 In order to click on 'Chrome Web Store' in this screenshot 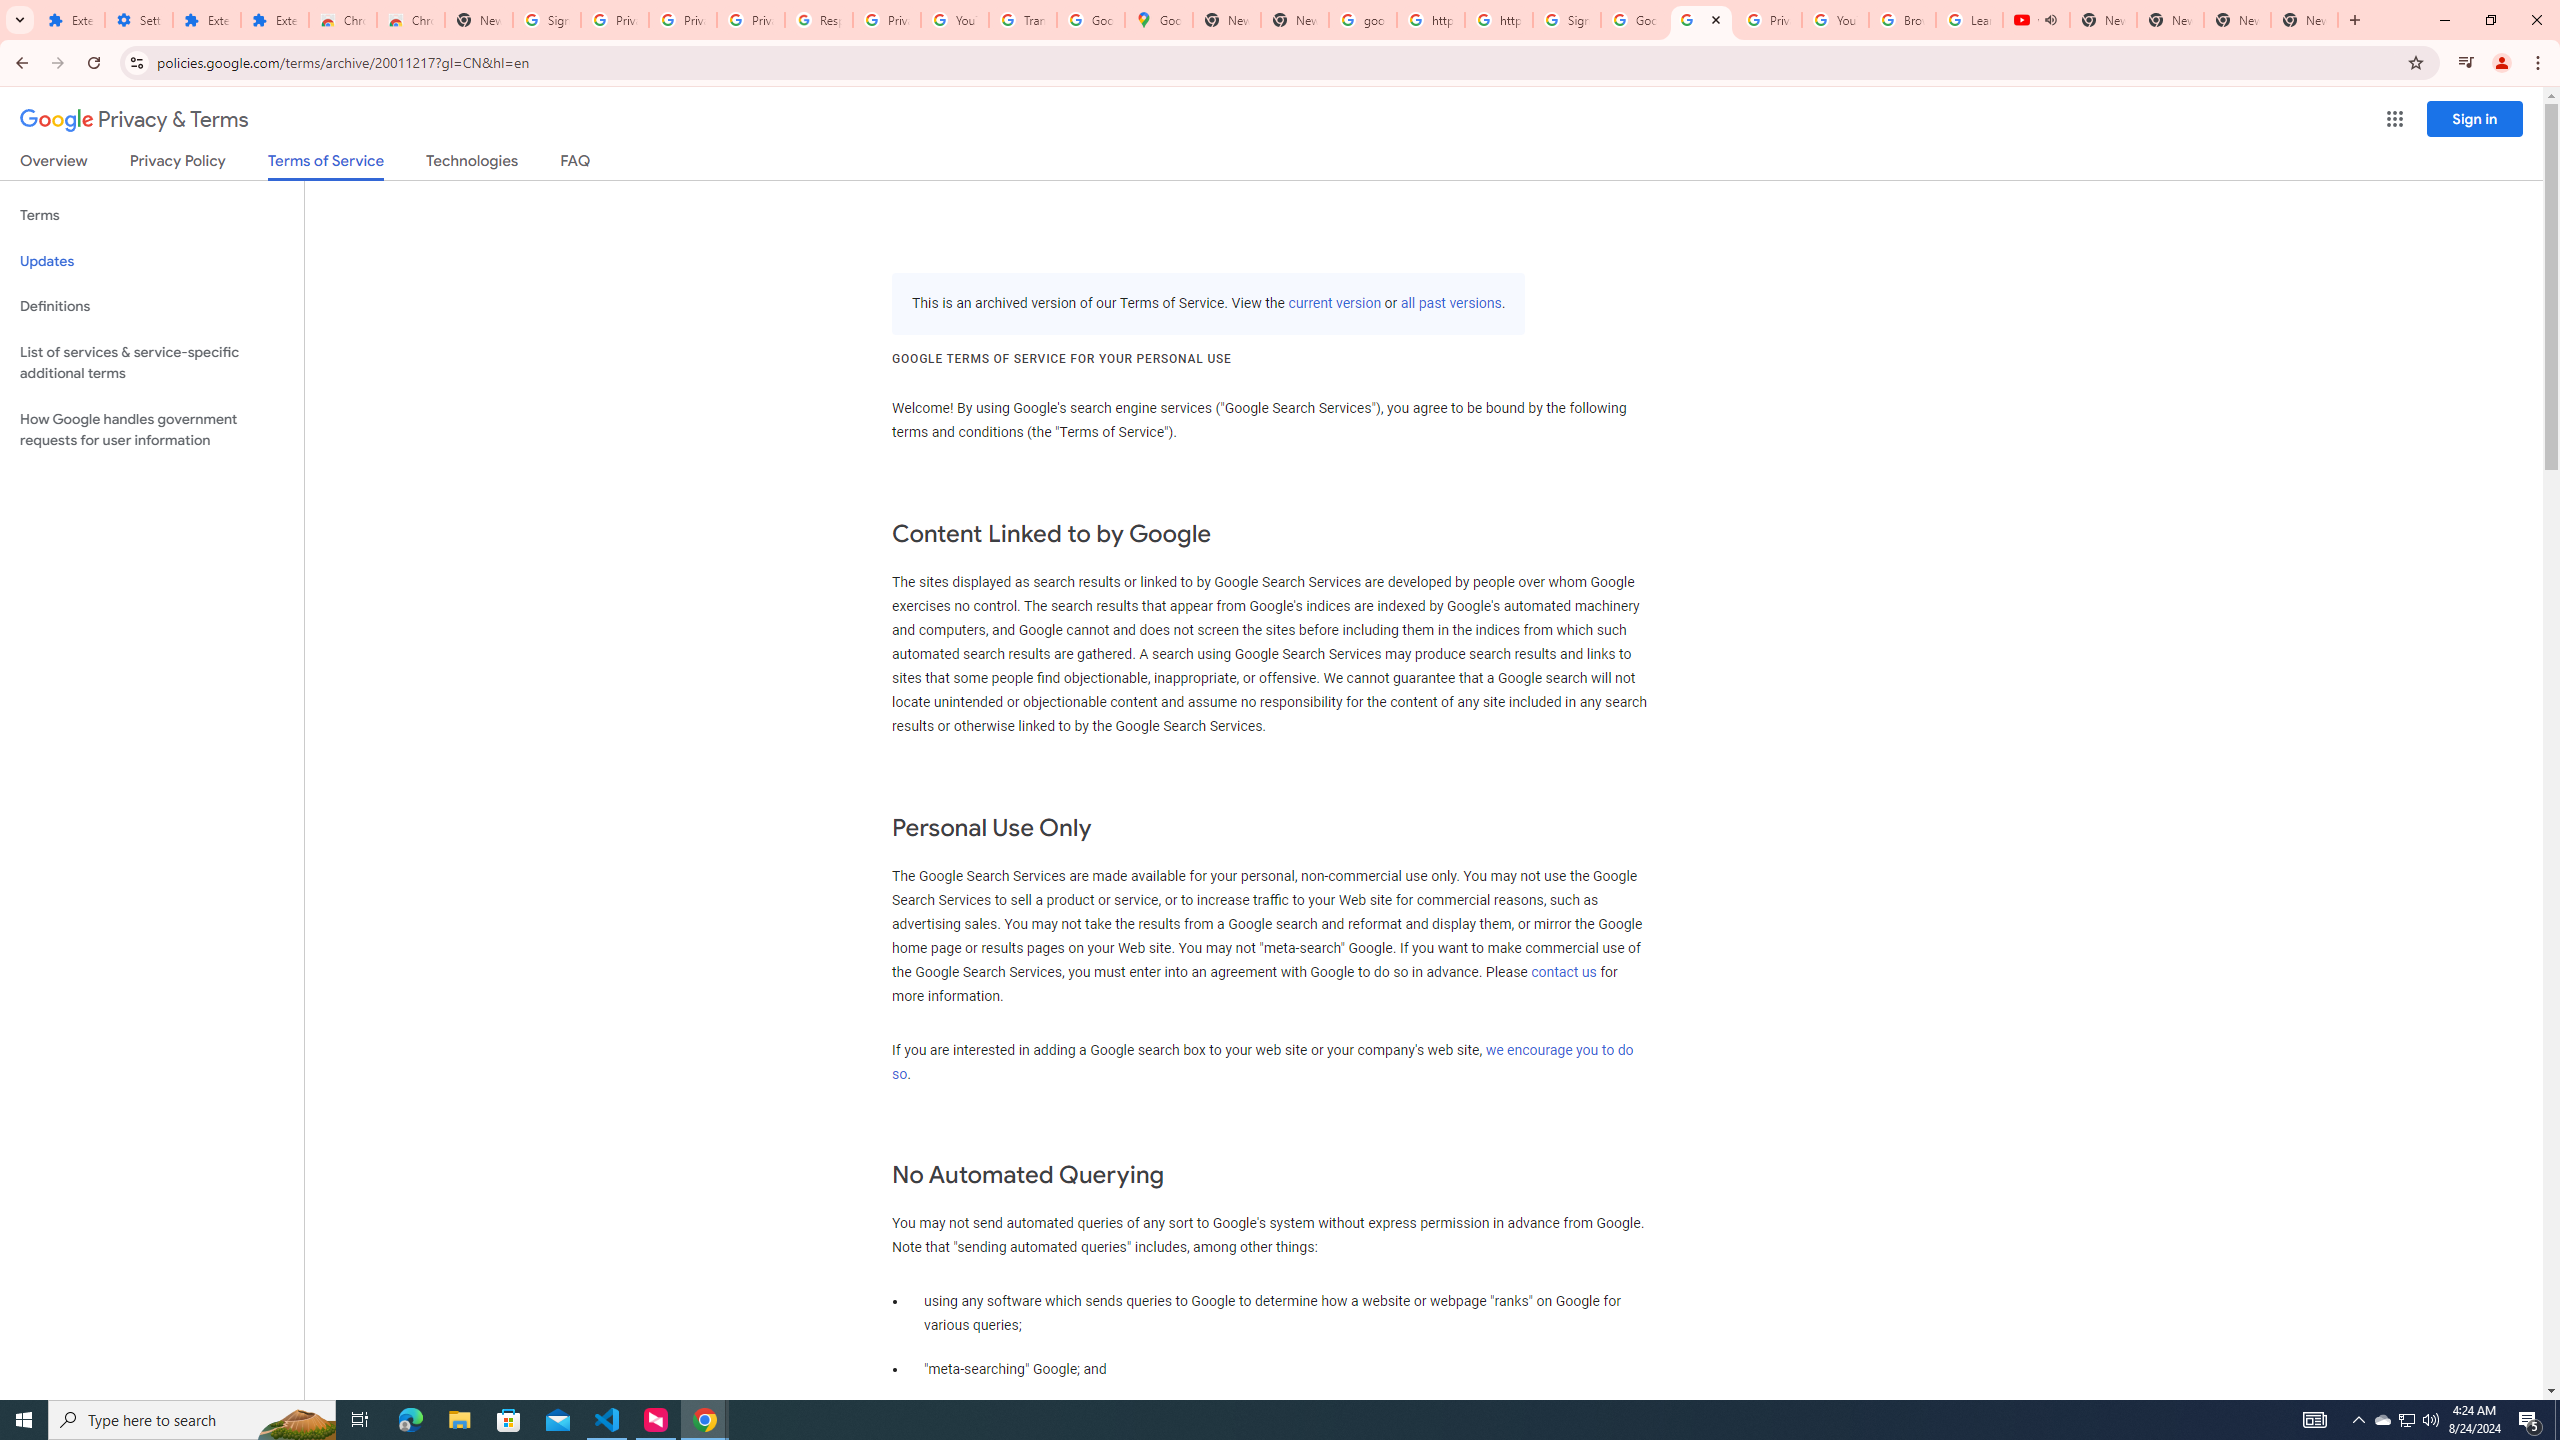, I will do `click(342, 19)`.